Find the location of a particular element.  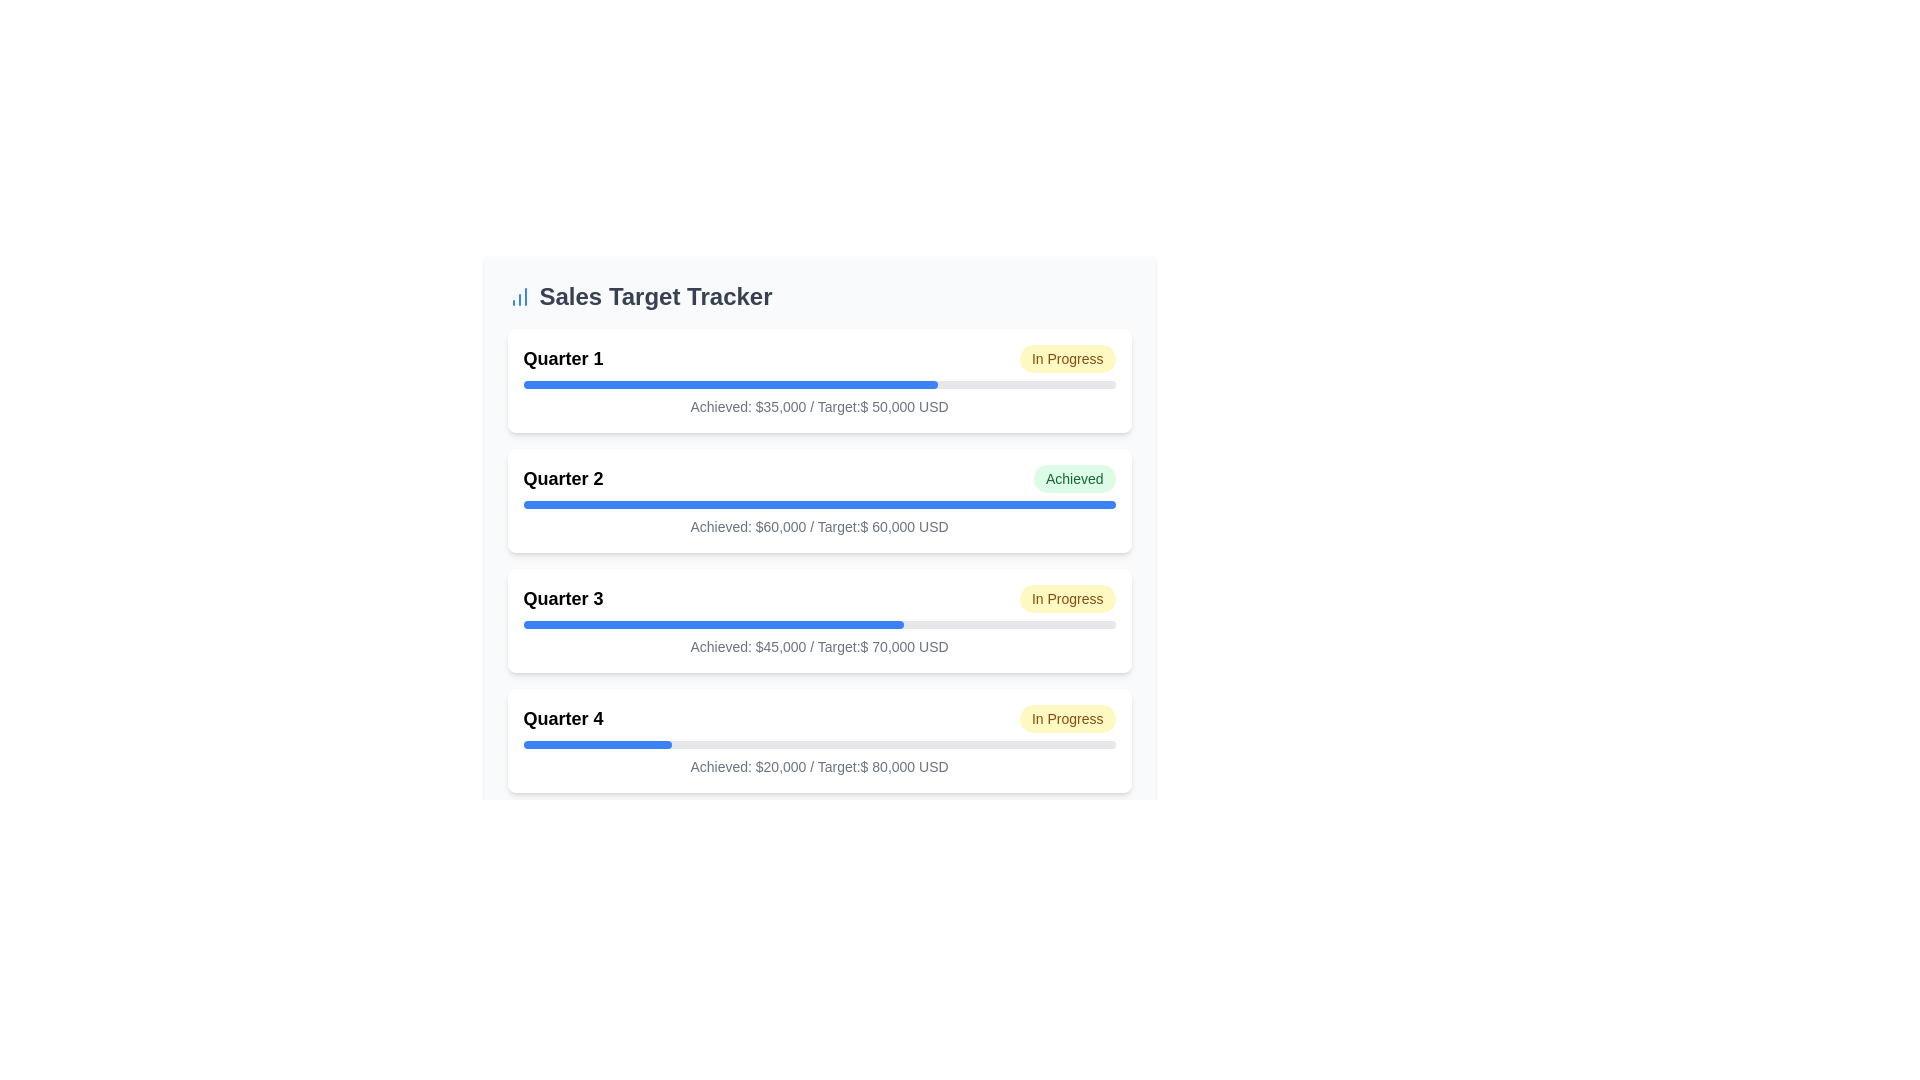

the Progress Bar Segment representing the completion status of Quarter 3, which visually indicates the progress made towards its monetary goals is located at coordinates (713, 623).